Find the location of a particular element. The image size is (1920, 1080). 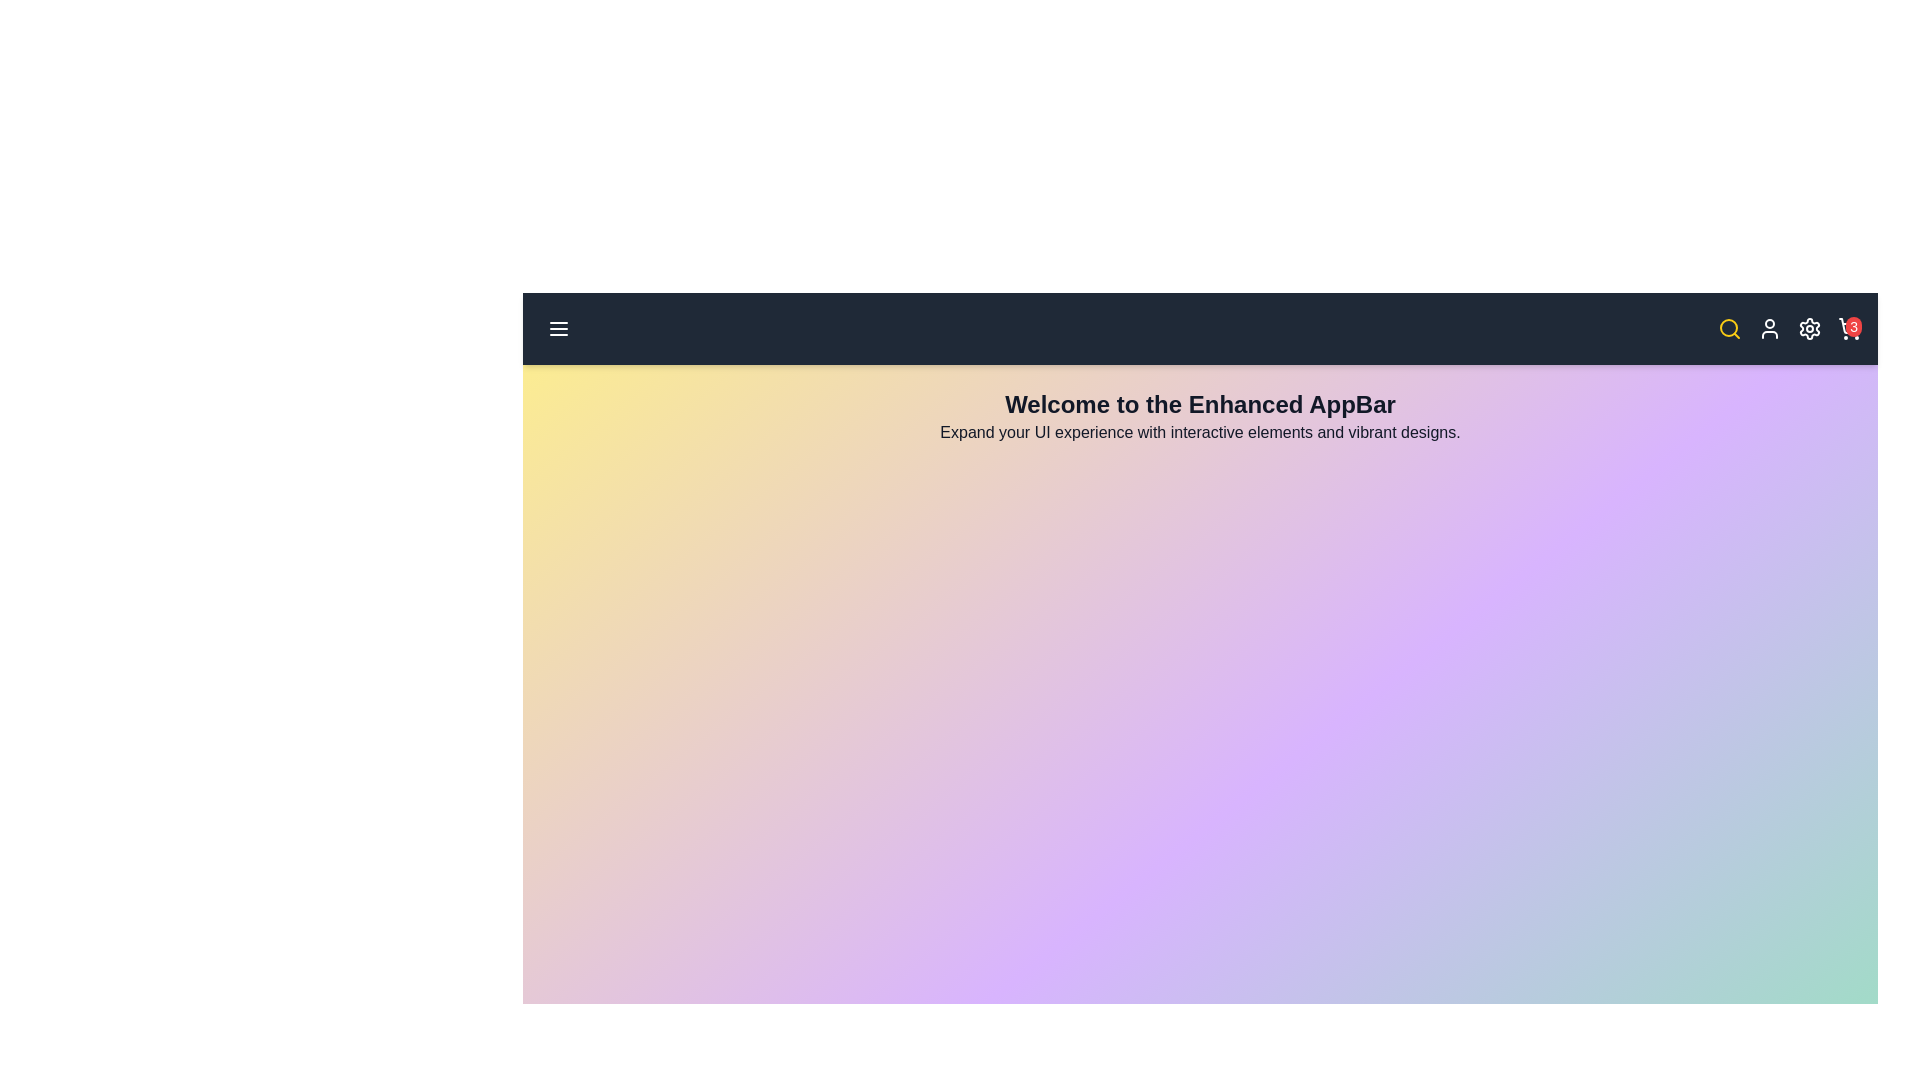

the menu icon button to toggle the menu state is located at coordinates (558, 327).